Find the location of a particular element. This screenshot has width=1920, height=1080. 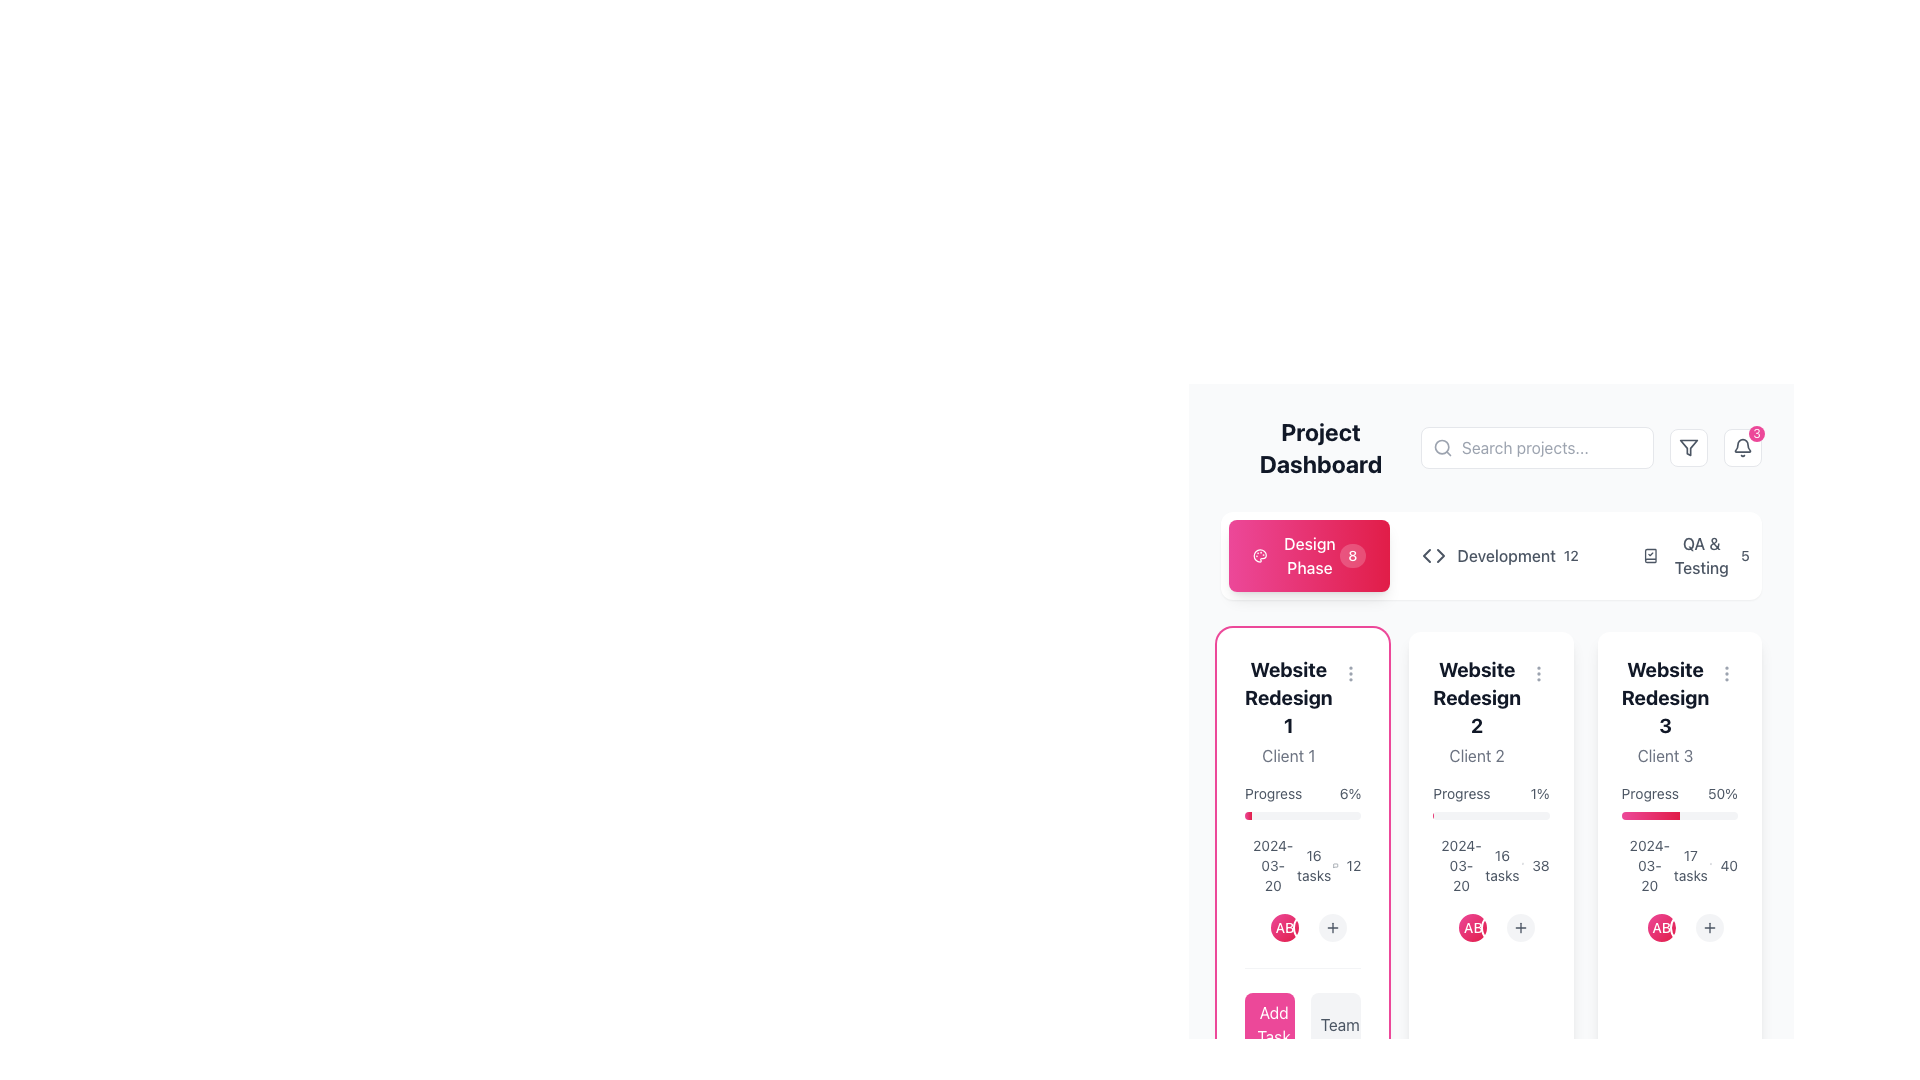

the compact search bar located at the top-right section of the interface with a white background and rounded edges, which has a placeholder text reading 'Search projects...' is located at coordinates (1536, 446).